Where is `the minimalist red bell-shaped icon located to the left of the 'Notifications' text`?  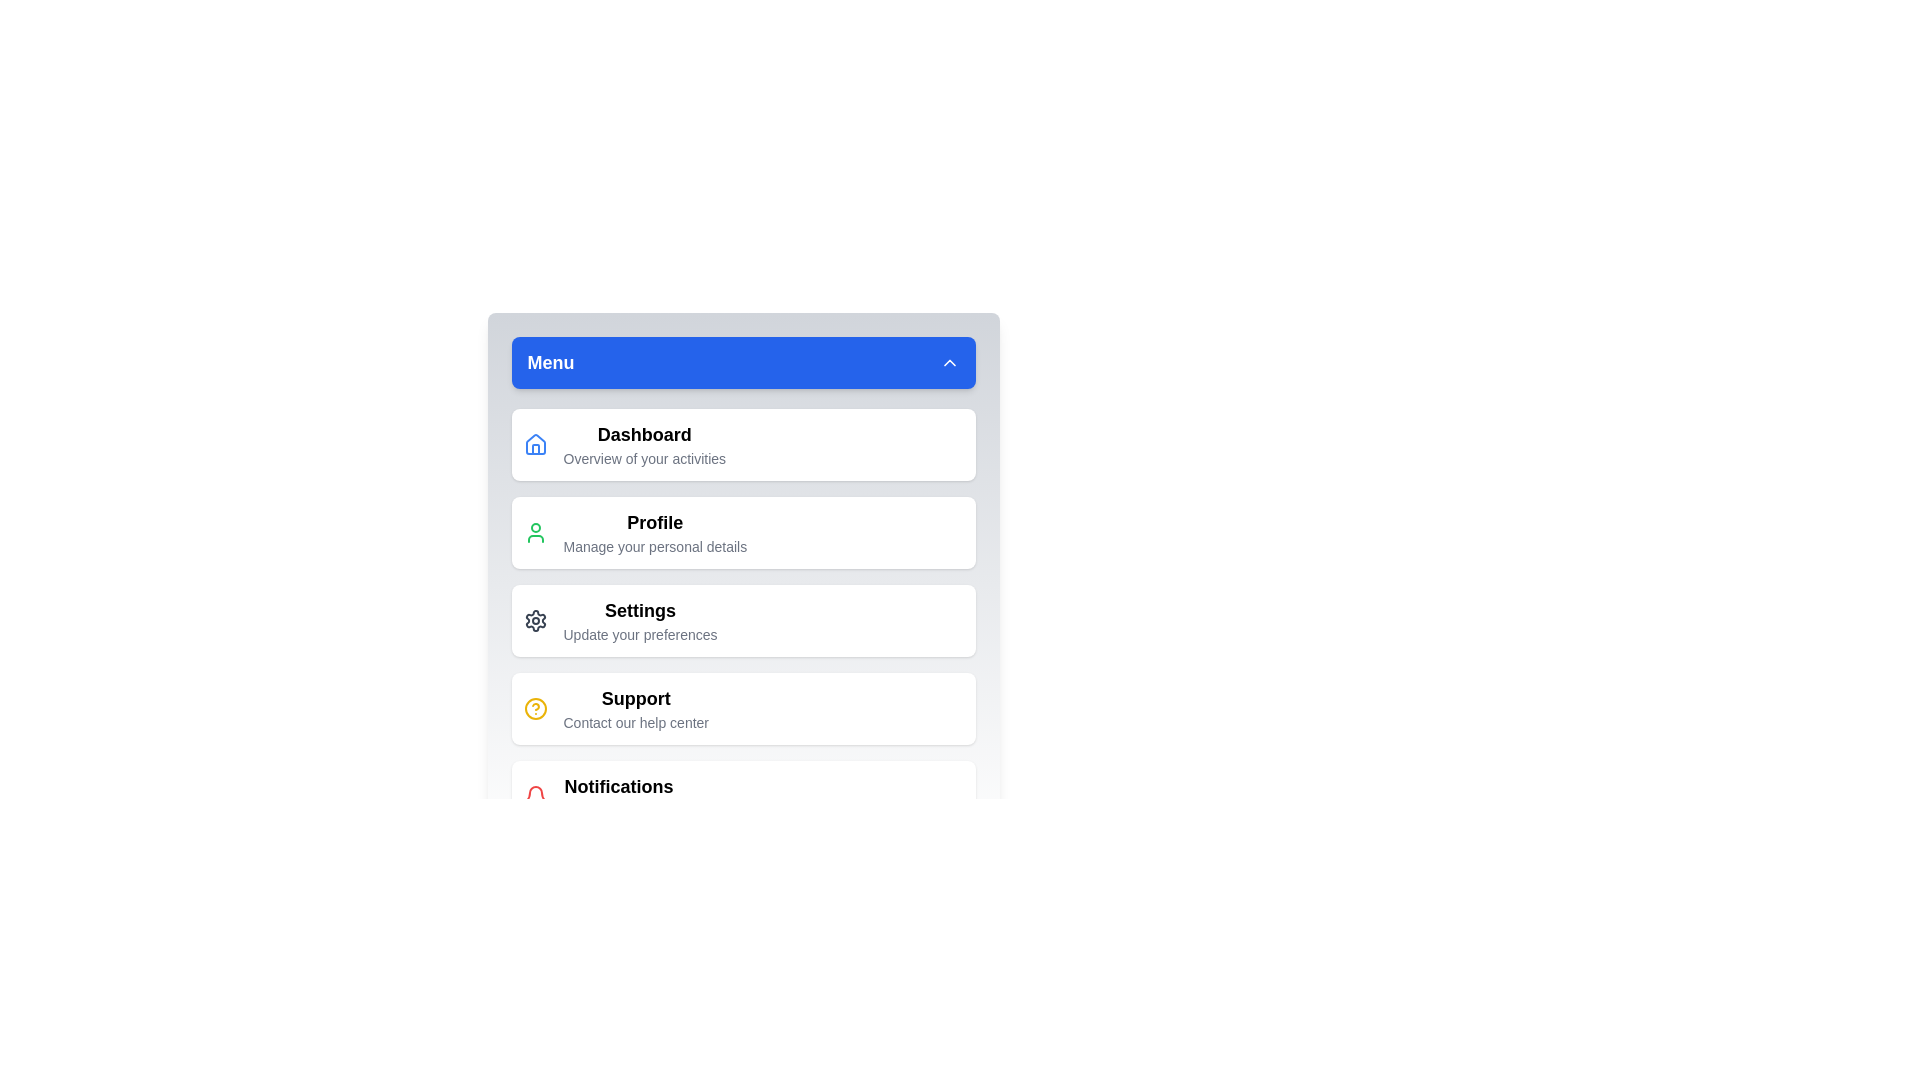
the minimalist red bell-shaped icon located to the left of the 'Notifications' text is located at coordinates (535, 796).